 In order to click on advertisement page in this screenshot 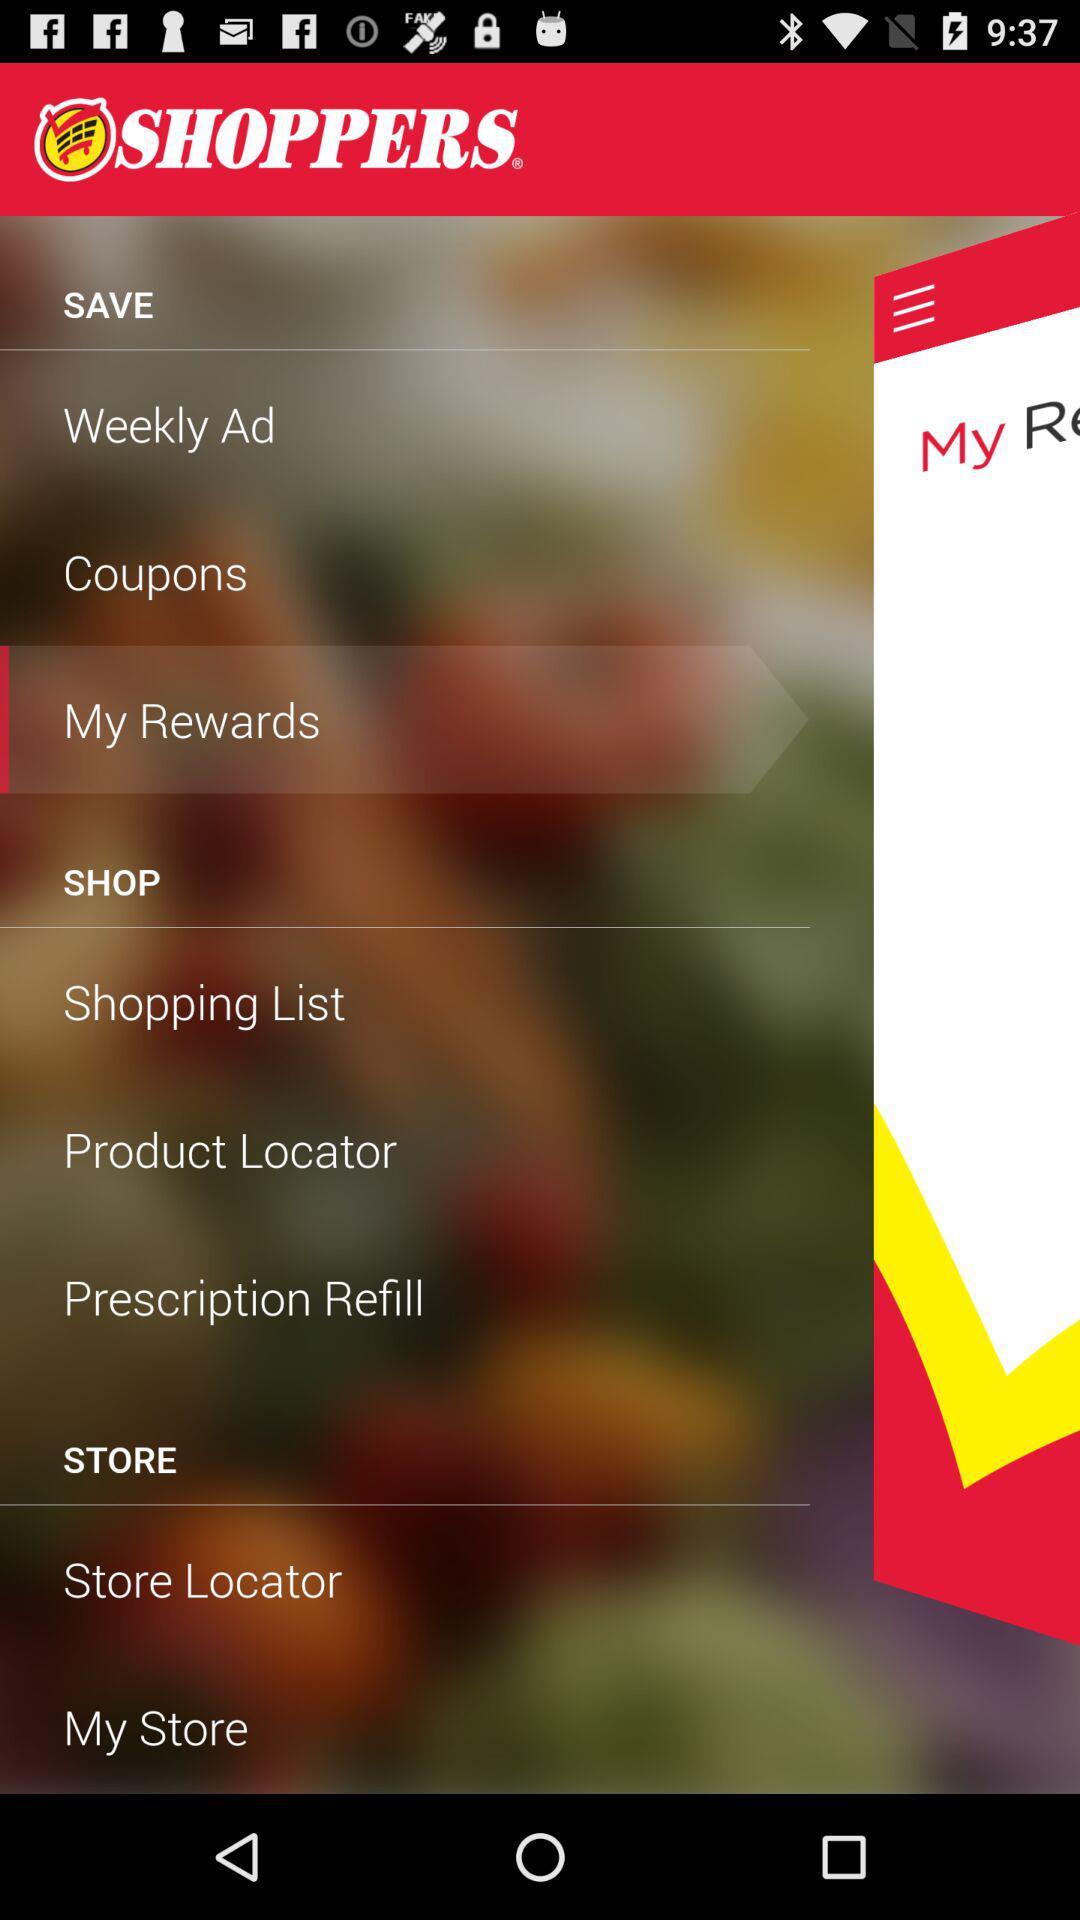, I will do `click(975, 927)`.